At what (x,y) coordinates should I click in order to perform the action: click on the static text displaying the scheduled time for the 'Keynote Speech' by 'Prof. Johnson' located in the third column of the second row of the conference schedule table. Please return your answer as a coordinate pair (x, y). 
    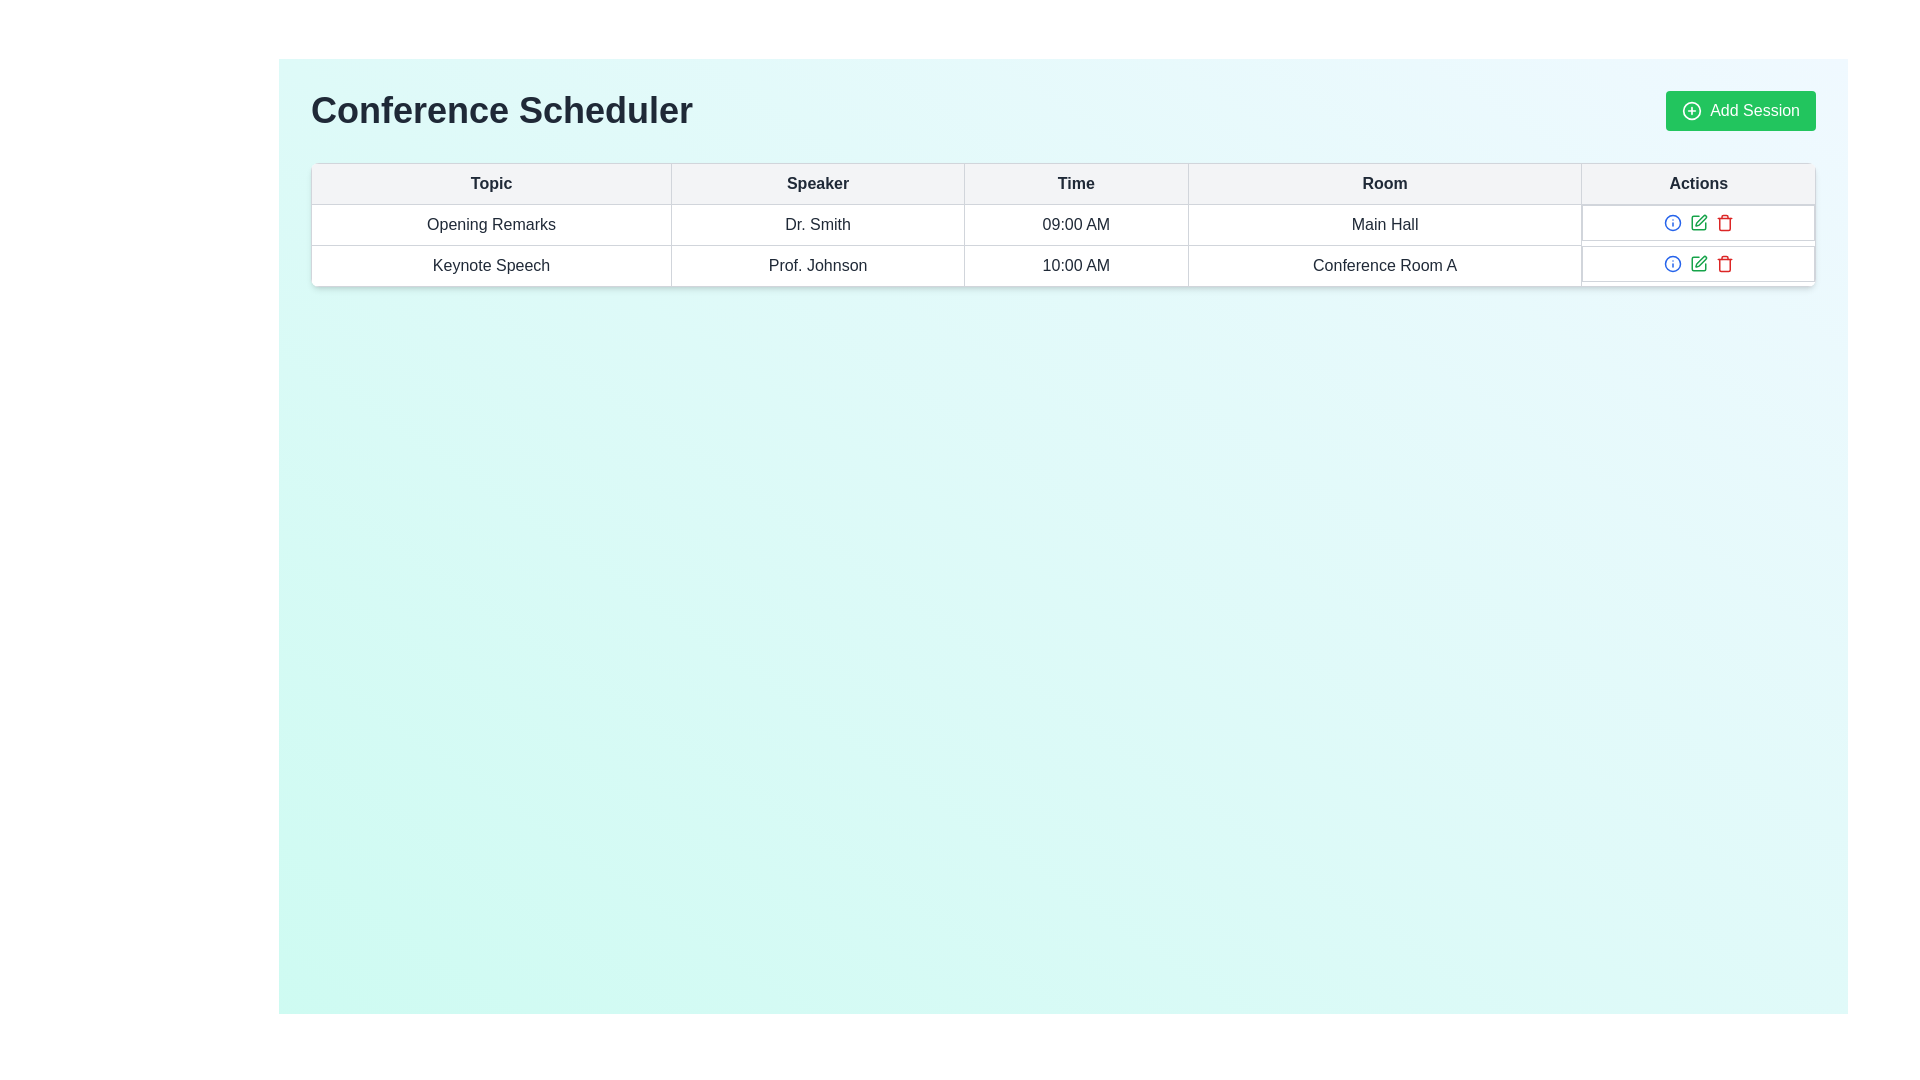
    Looking at the image, I should click on (1075, 265).